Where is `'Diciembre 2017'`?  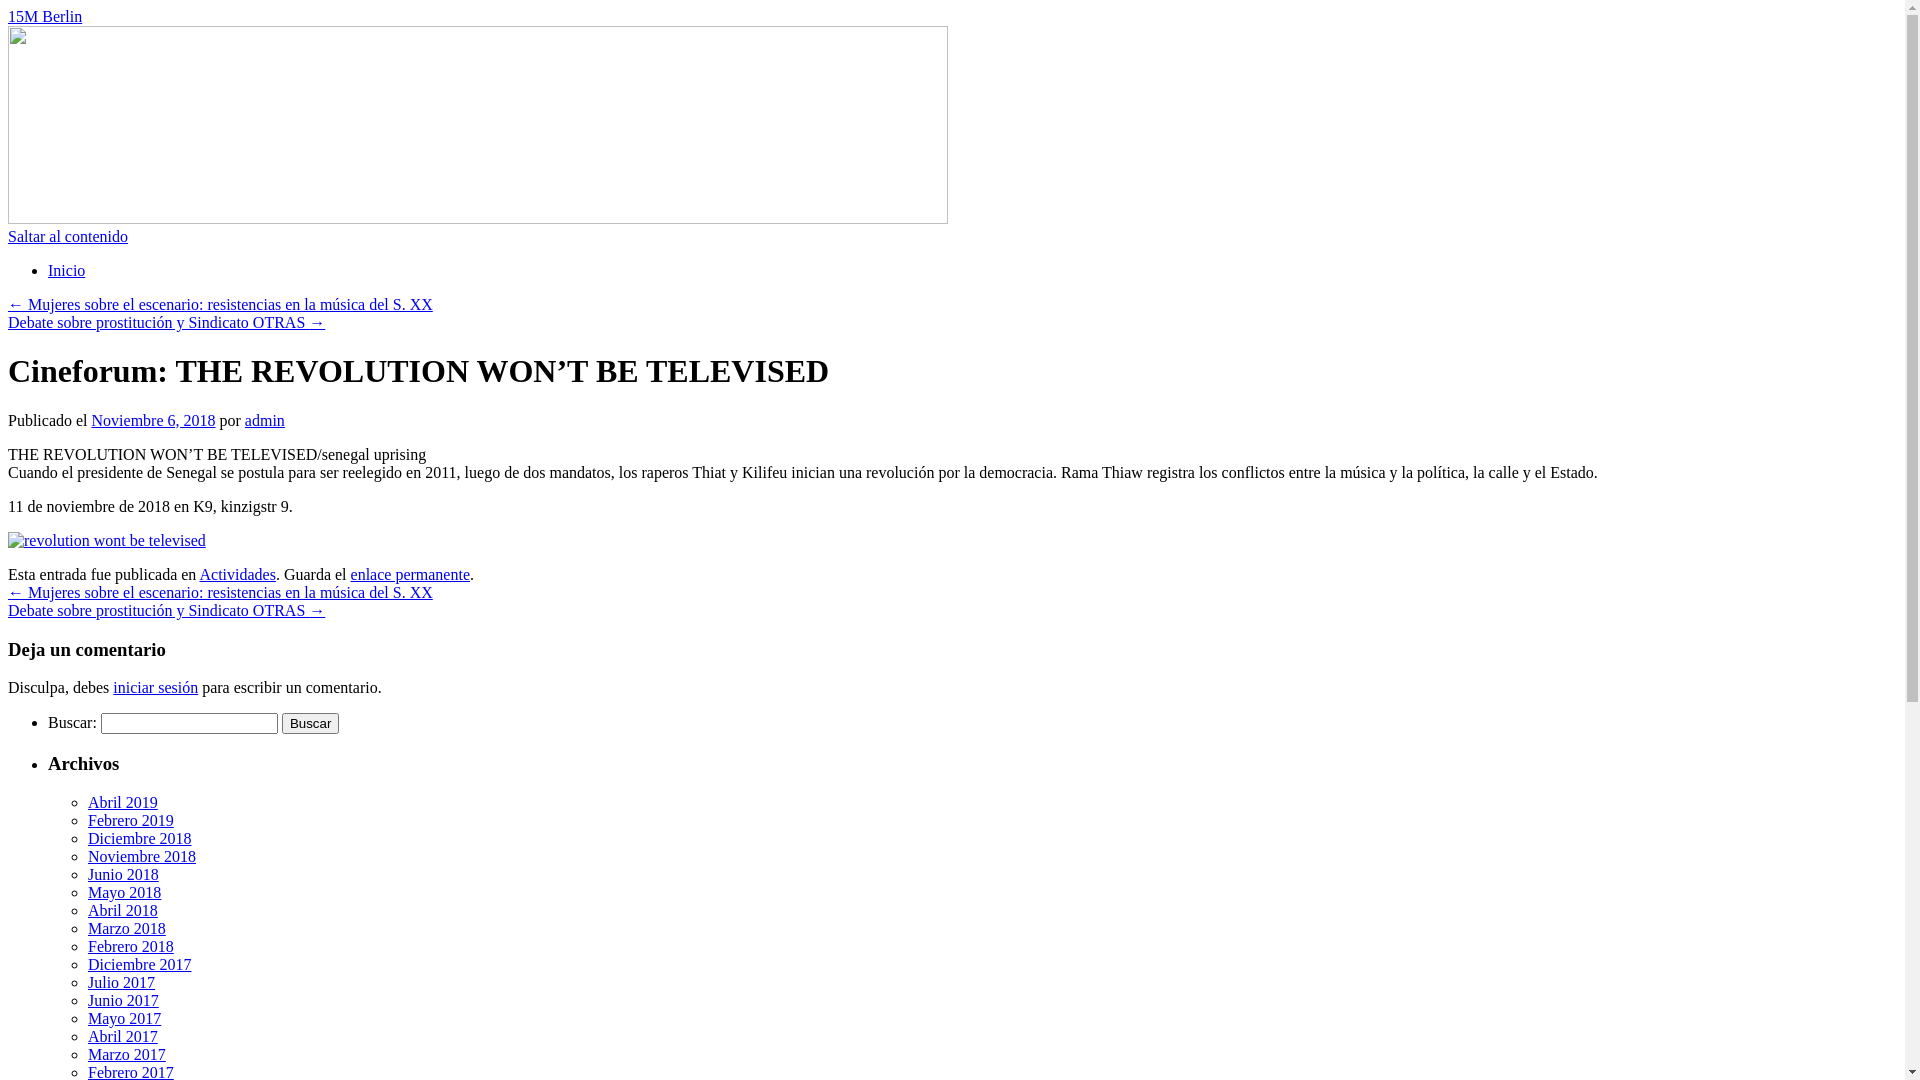
'Diciembre 2017' is located at coordinates (86, 963).